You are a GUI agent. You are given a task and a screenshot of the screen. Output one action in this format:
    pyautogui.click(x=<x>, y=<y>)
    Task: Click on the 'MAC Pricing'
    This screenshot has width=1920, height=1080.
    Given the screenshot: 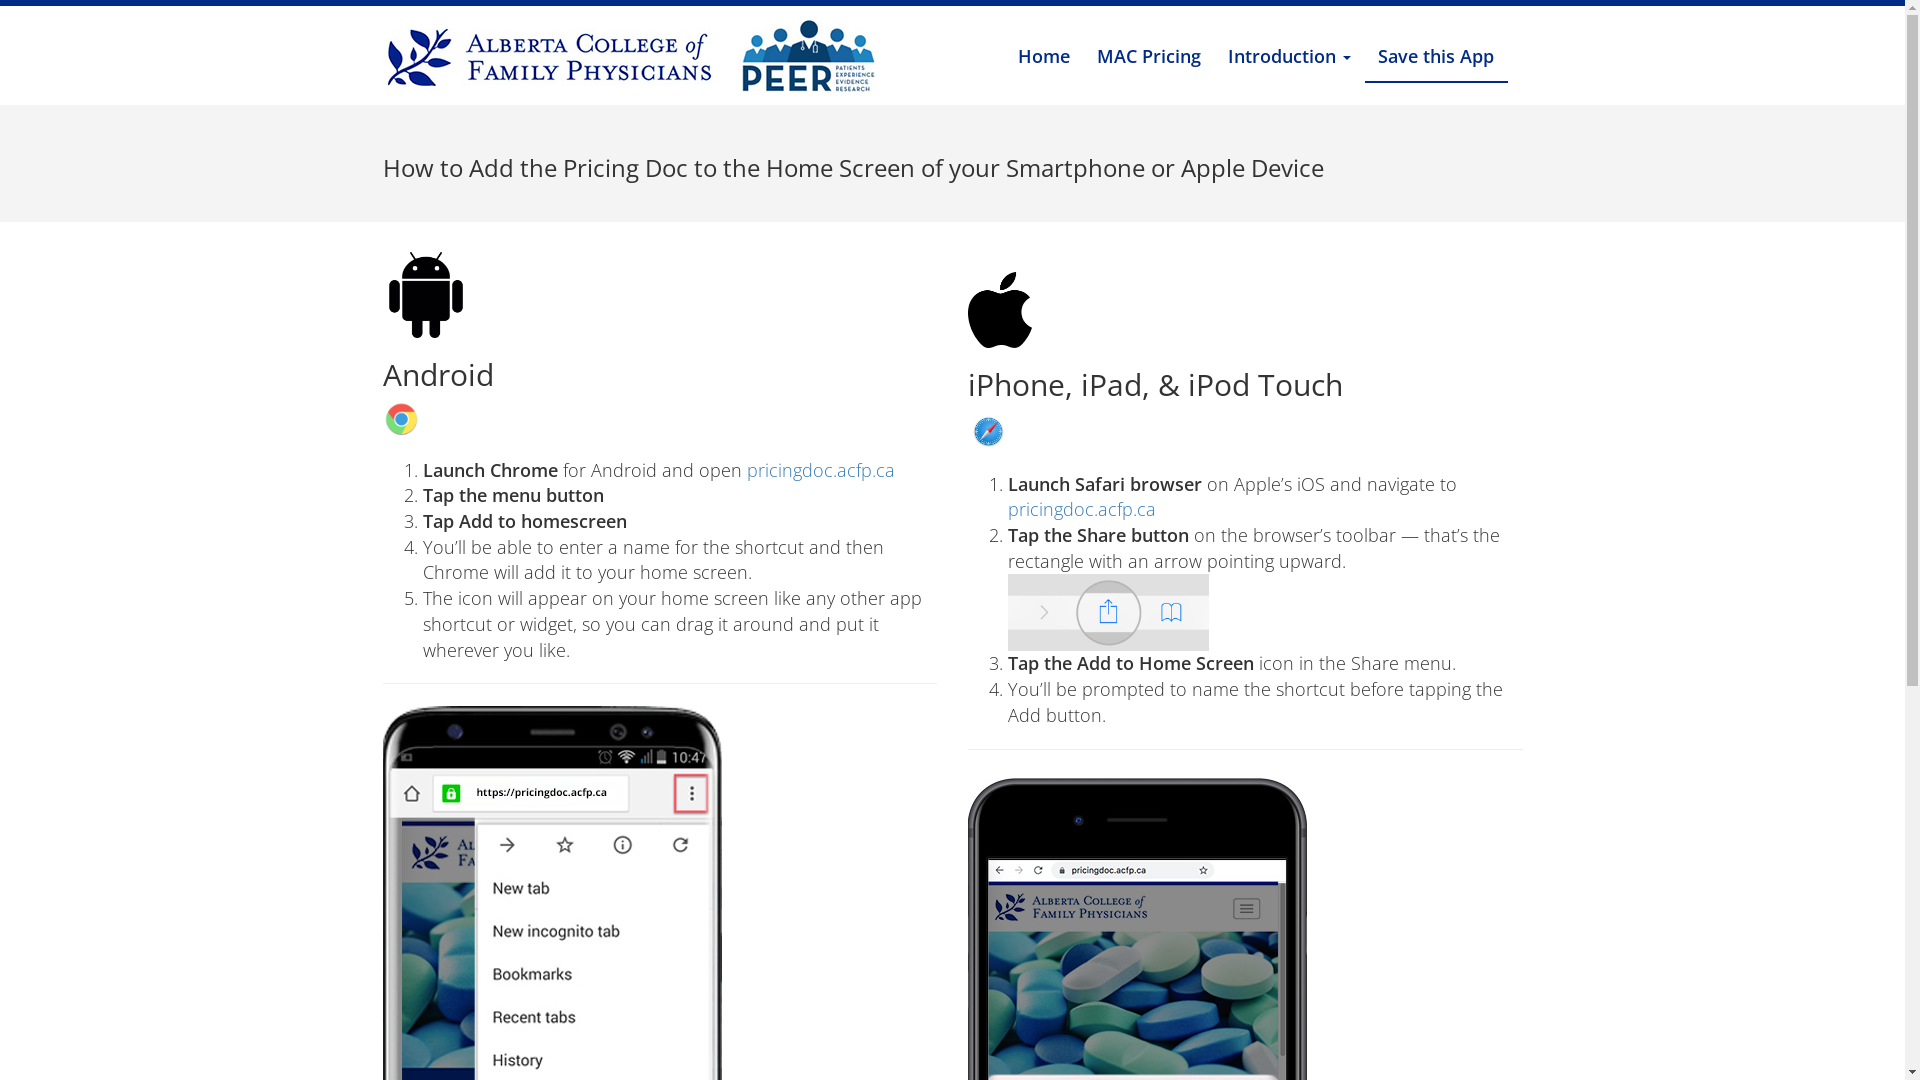 What is the action you would take?
    pyautogui.click(x=1083, y=55)
    